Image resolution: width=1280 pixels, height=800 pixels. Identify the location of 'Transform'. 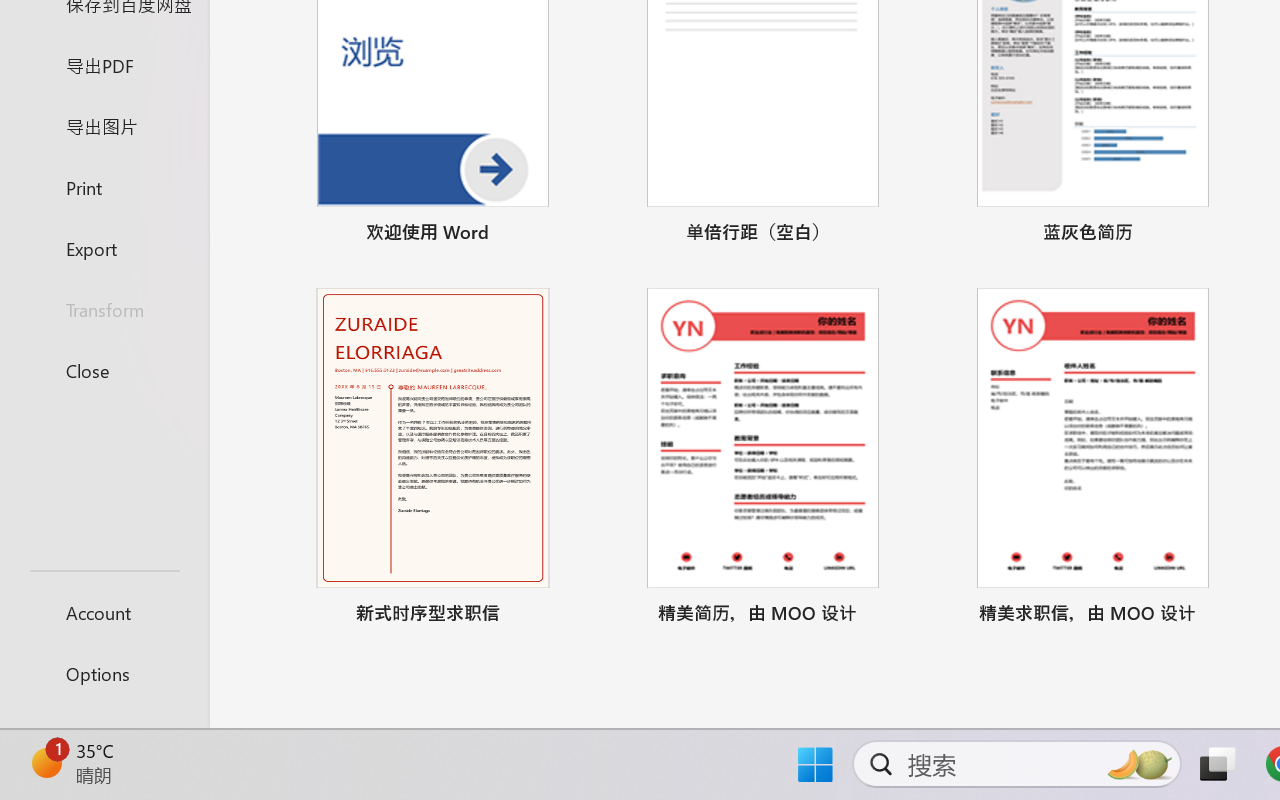
(103, 308).